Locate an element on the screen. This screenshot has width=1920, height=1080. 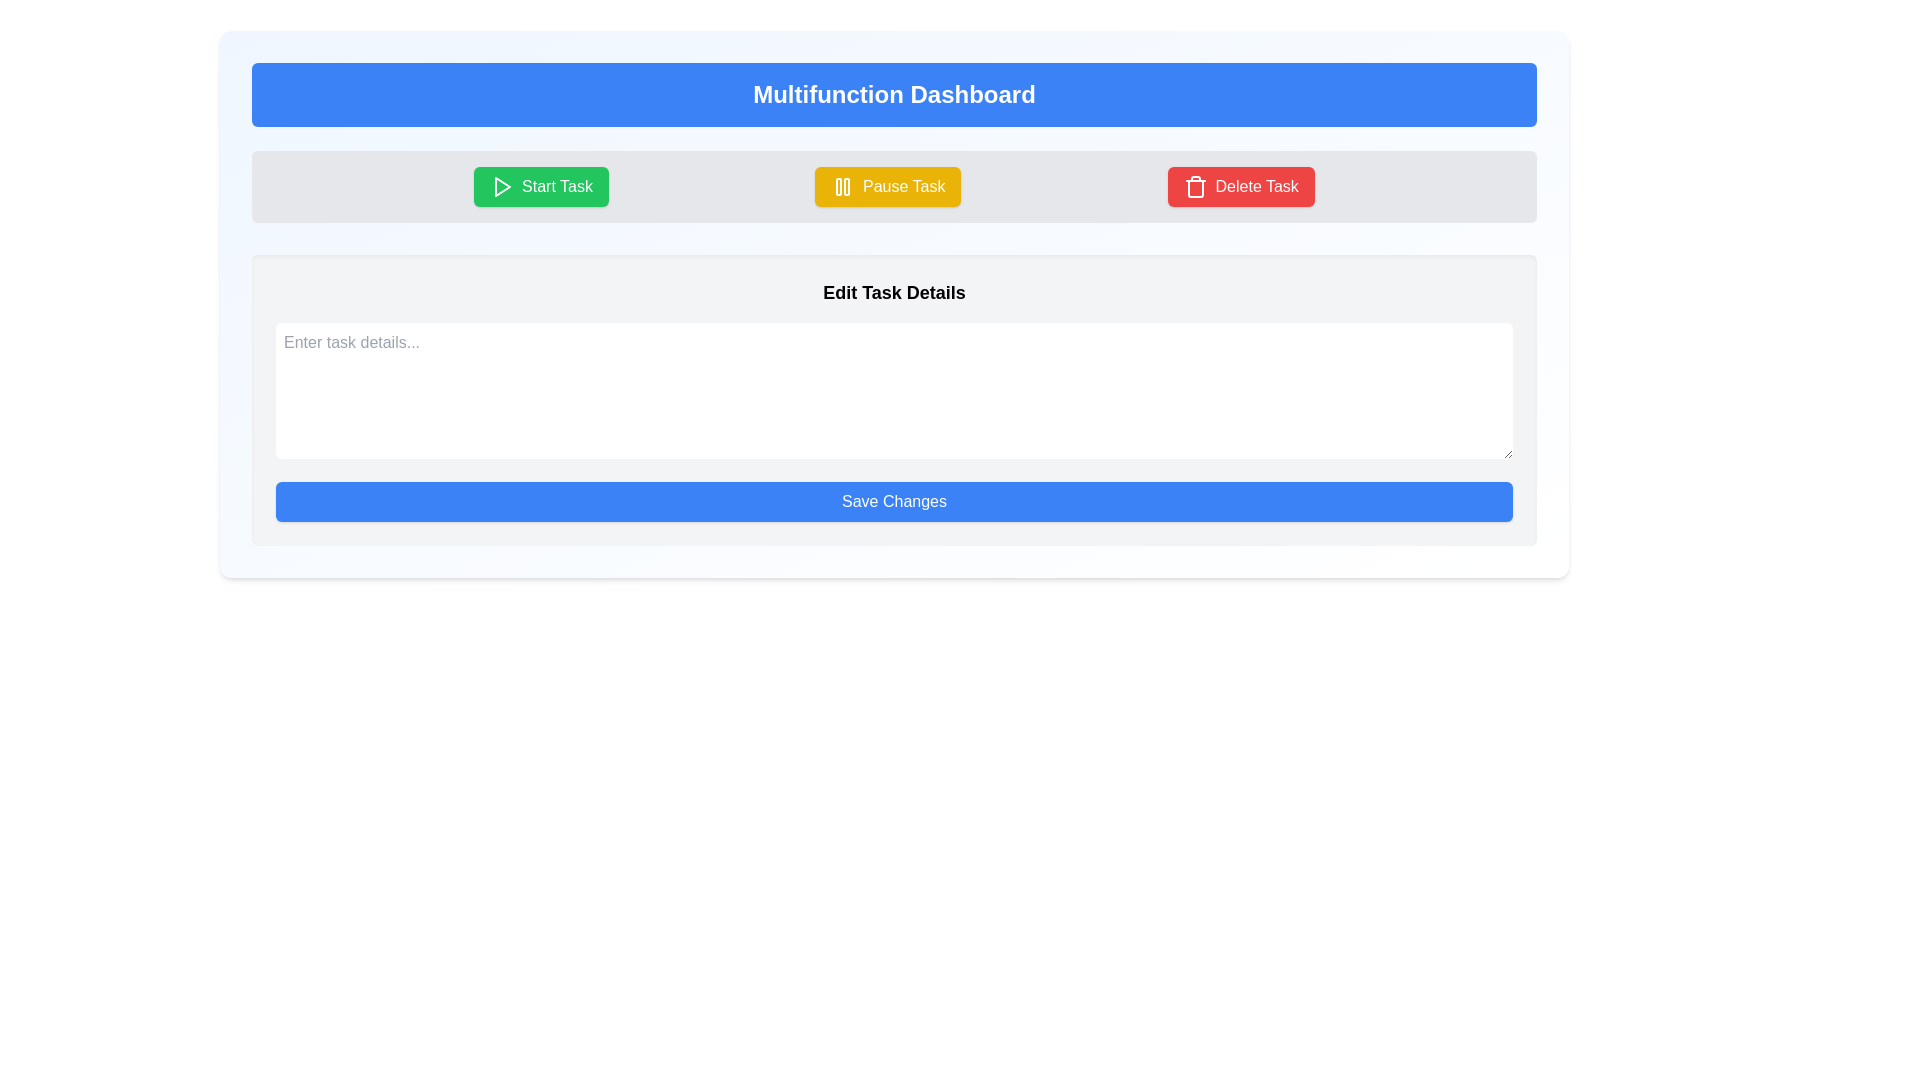
the yellow pause icon, which consists of two vertical rectangular bars, located centrally within the 'Pause Task' button is located at coordinates (843, 186).